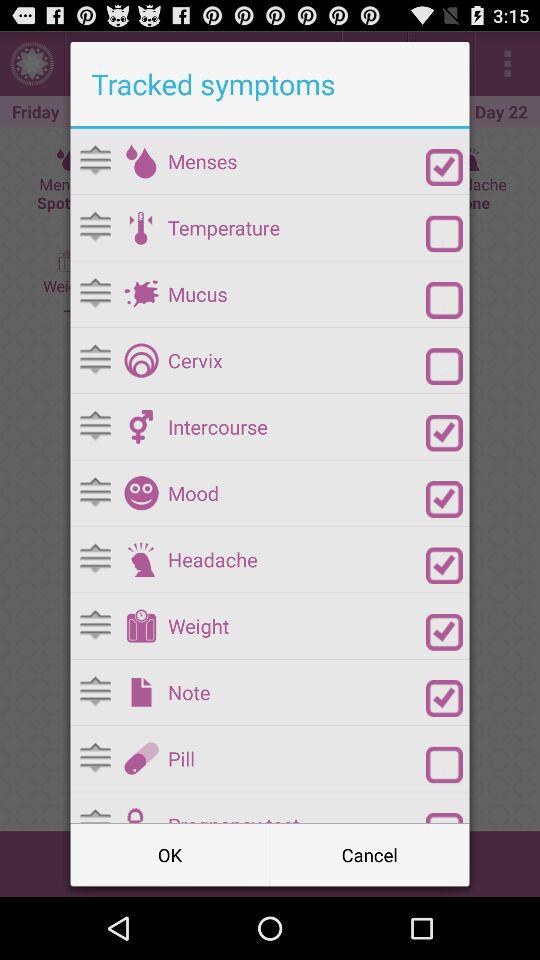 The image size is (540, 960). Describe the element at coordinates (140, 227) in the screenshot. I see `open temperature` at that location.